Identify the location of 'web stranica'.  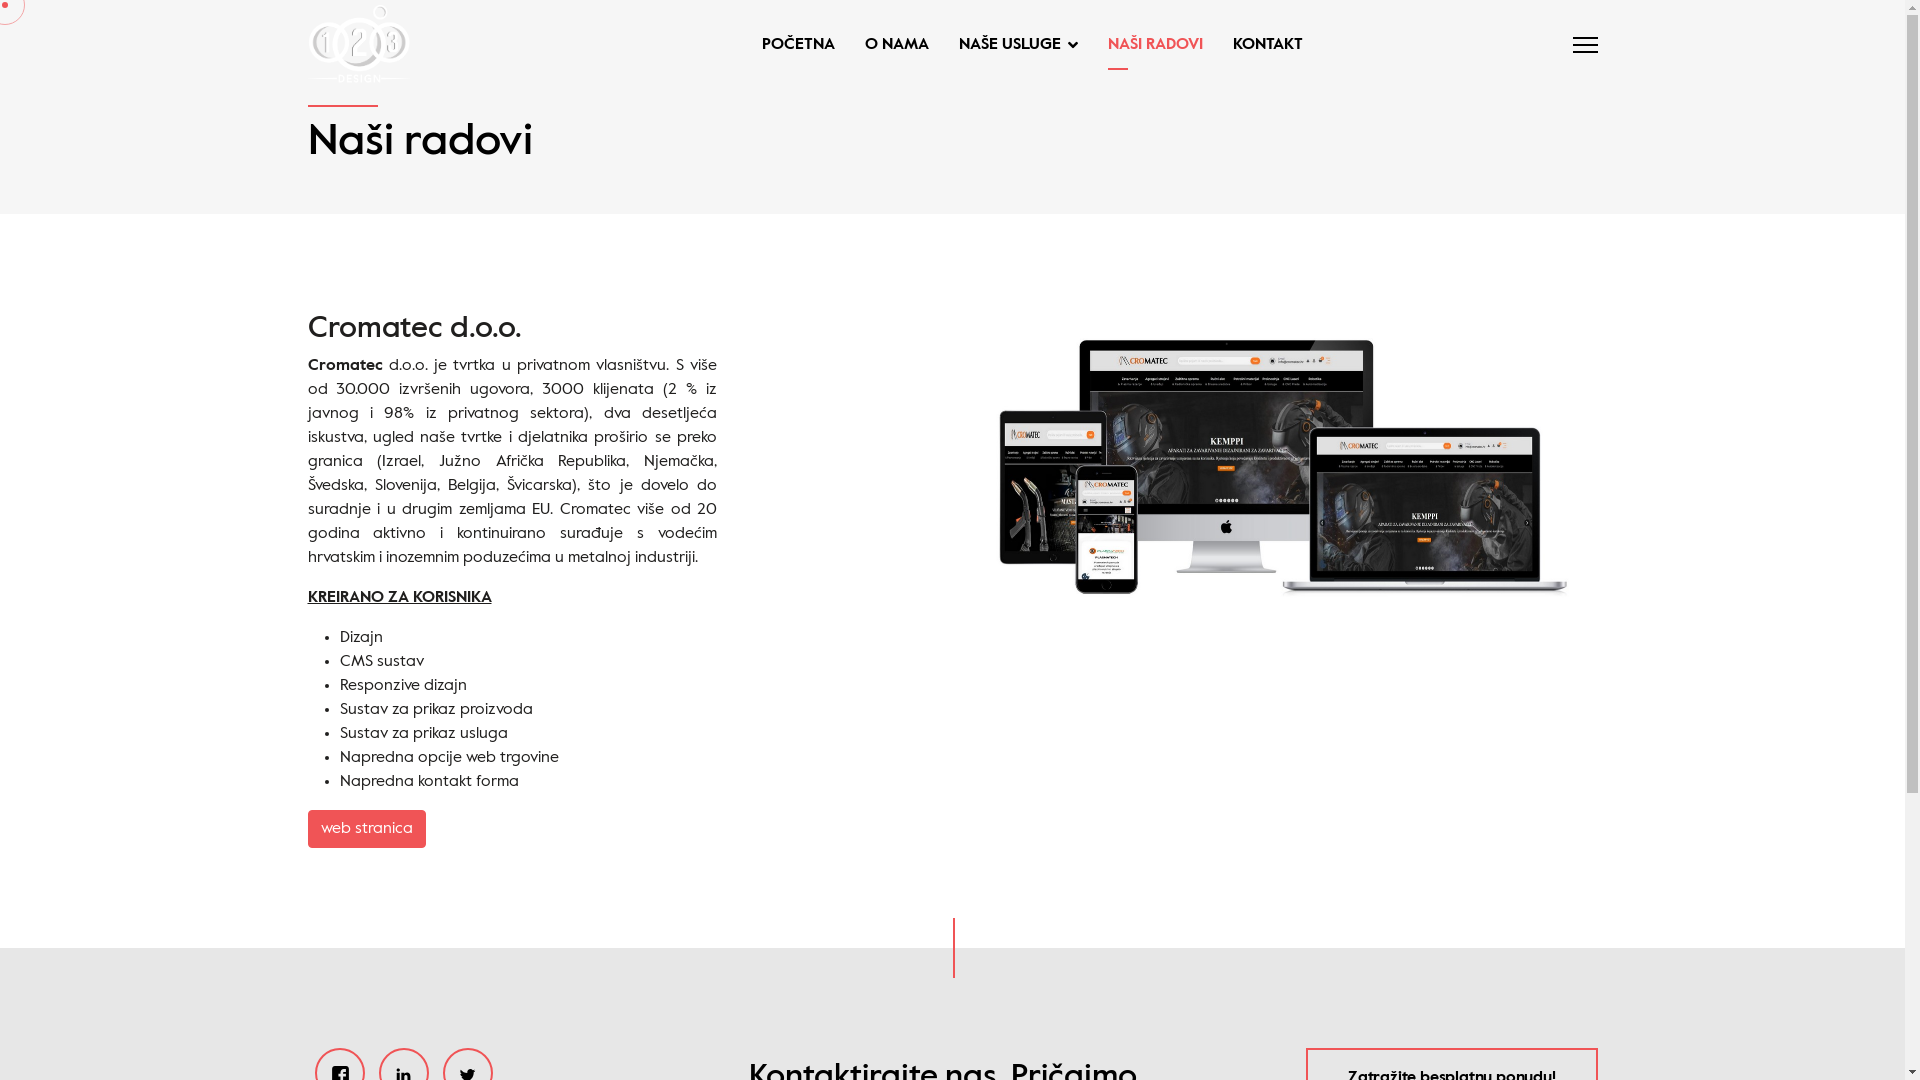
(366, 829).